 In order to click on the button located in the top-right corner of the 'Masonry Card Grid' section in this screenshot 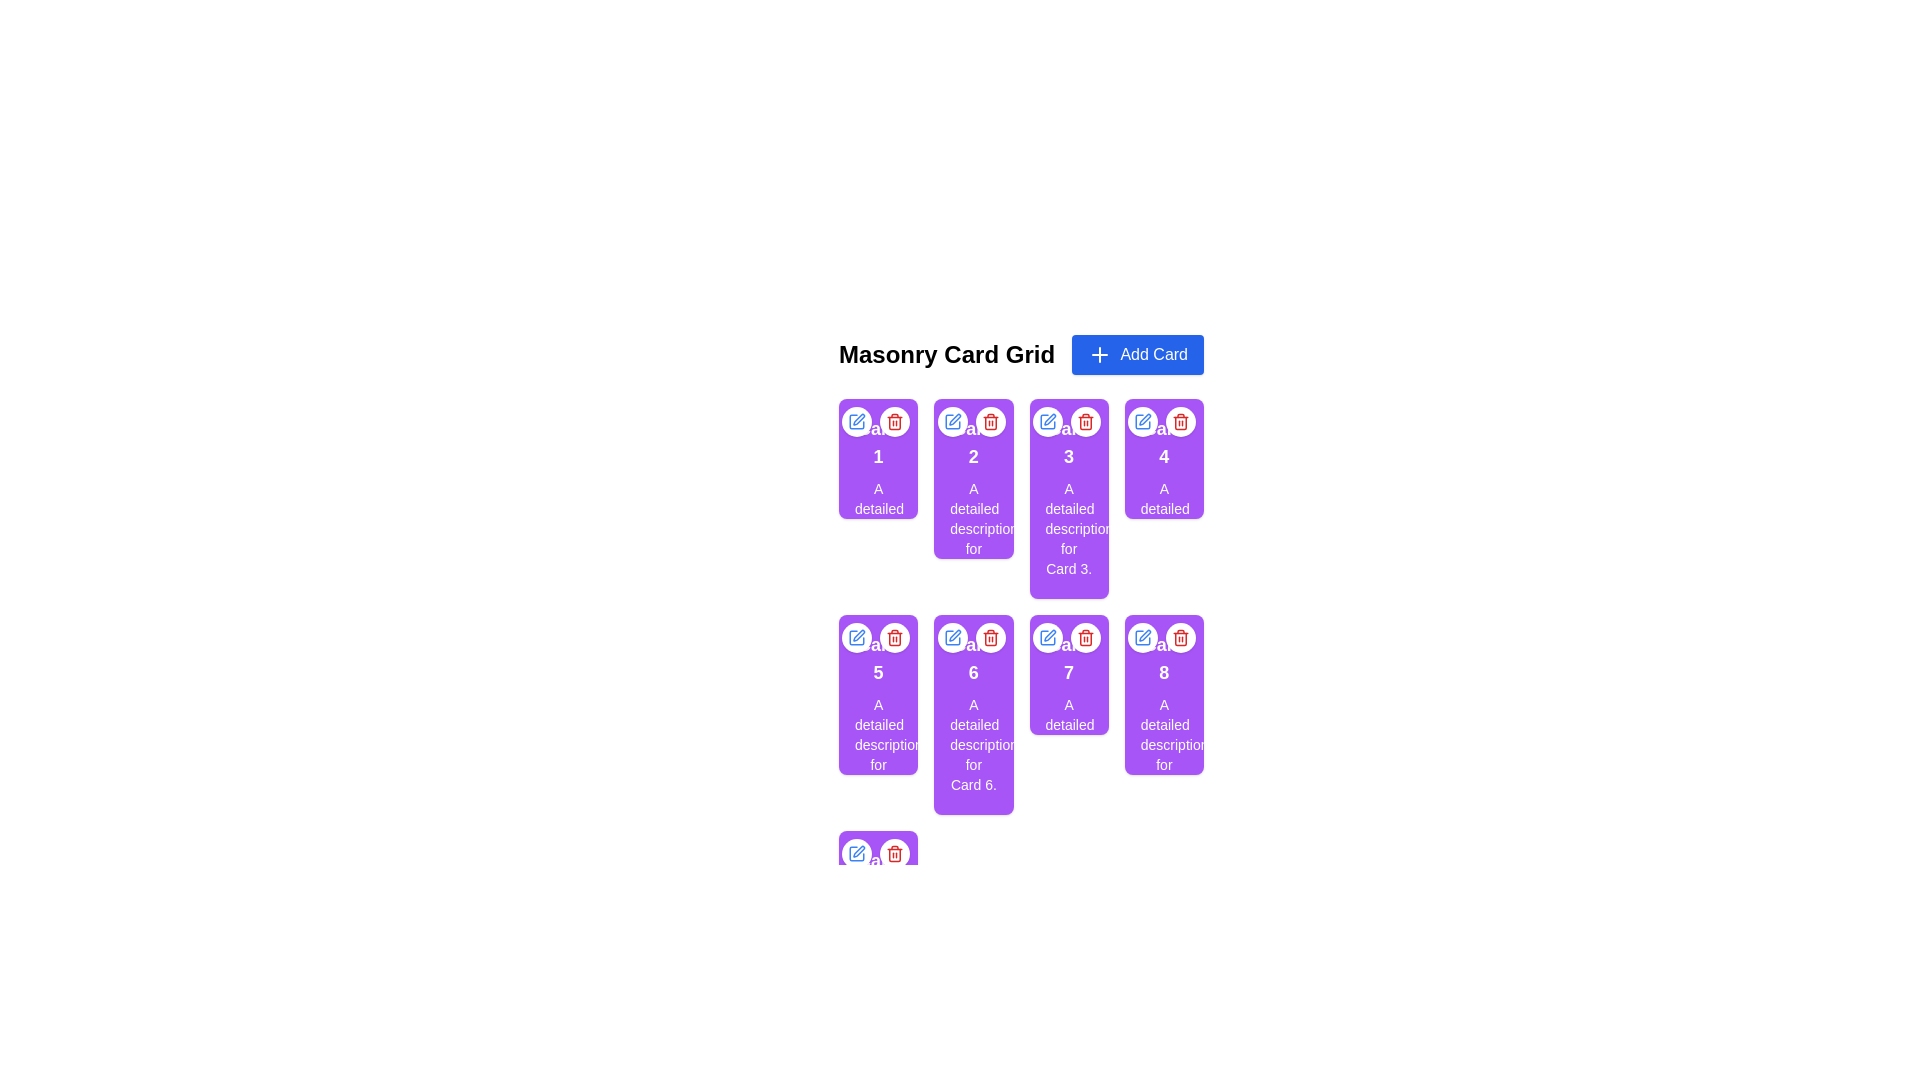, I will do `click(1138, 353)`.